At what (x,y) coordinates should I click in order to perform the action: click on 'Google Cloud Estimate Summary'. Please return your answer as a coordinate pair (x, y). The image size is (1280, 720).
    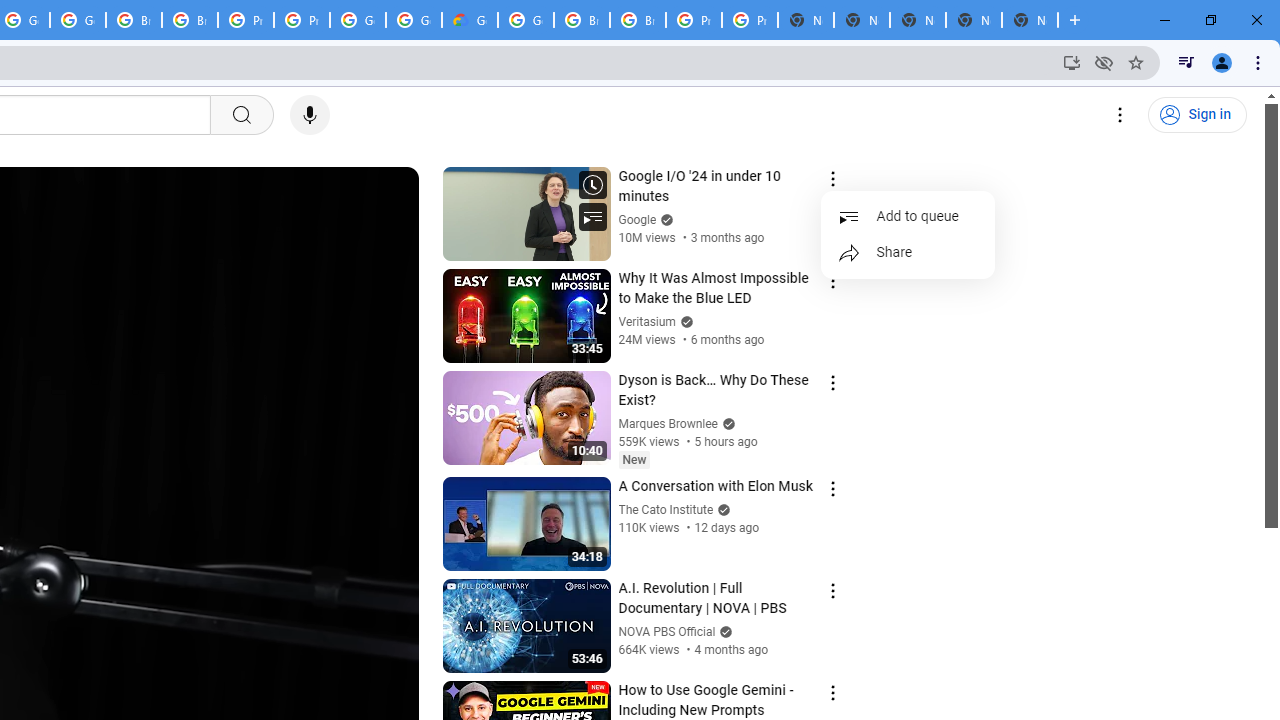
    Looking at the image, I should click on (468, 20).